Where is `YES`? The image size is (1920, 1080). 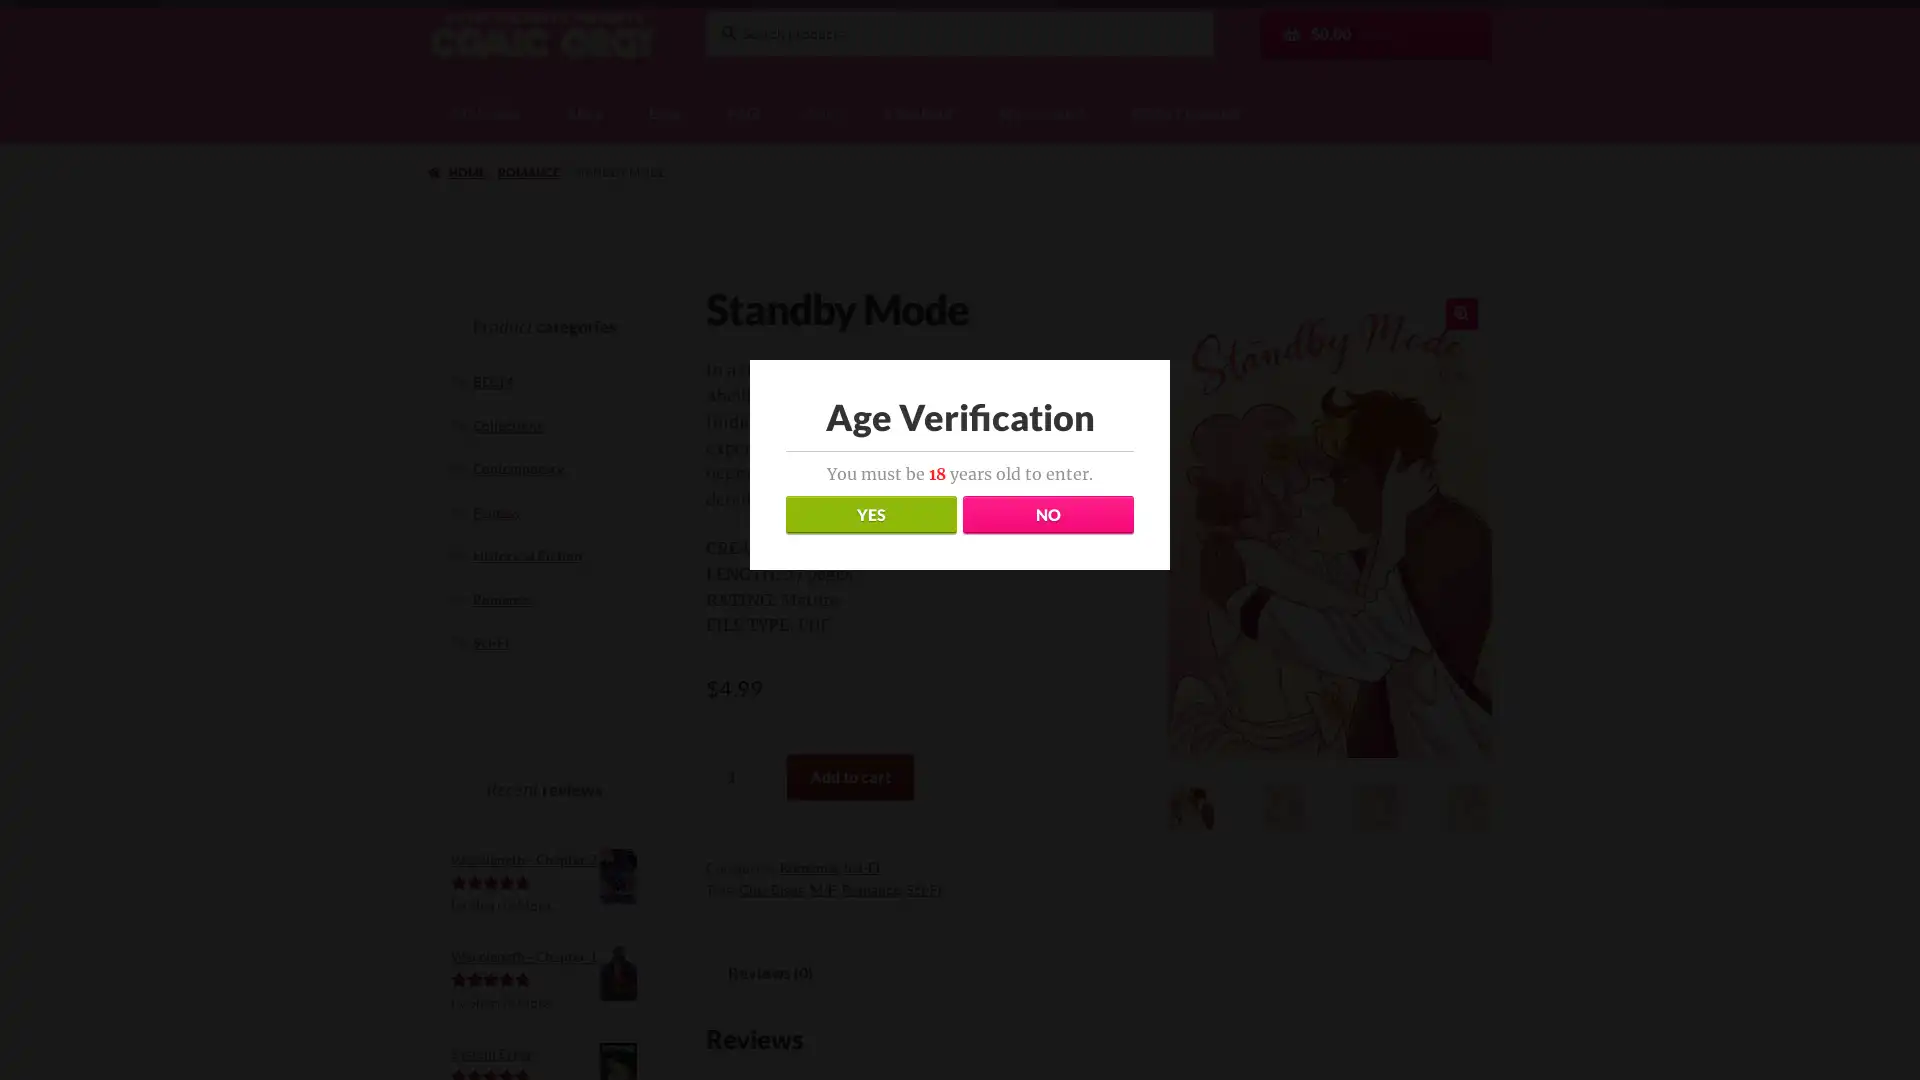 YES is located at coordinates (870, 514).